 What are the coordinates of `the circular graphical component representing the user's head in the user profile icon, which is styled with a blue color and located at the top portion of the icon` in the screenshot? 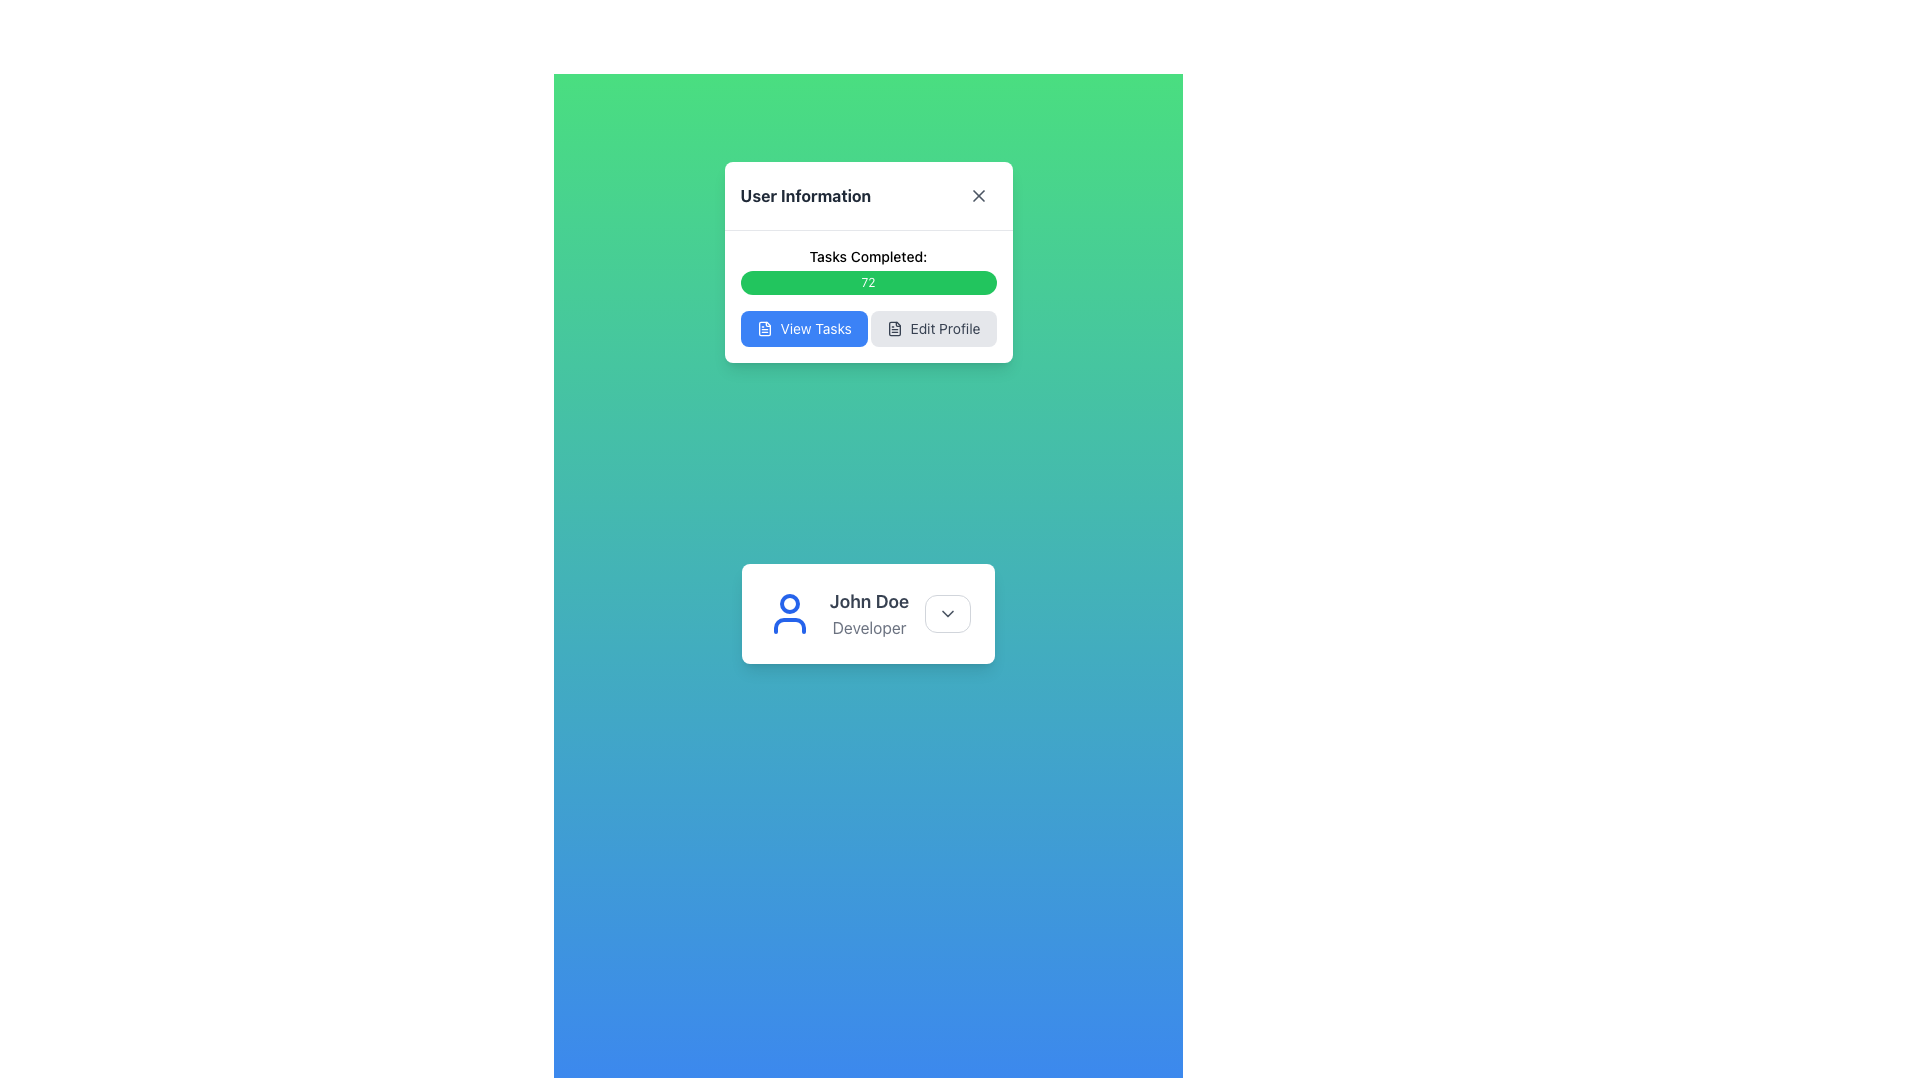 It's located at (788, 603).